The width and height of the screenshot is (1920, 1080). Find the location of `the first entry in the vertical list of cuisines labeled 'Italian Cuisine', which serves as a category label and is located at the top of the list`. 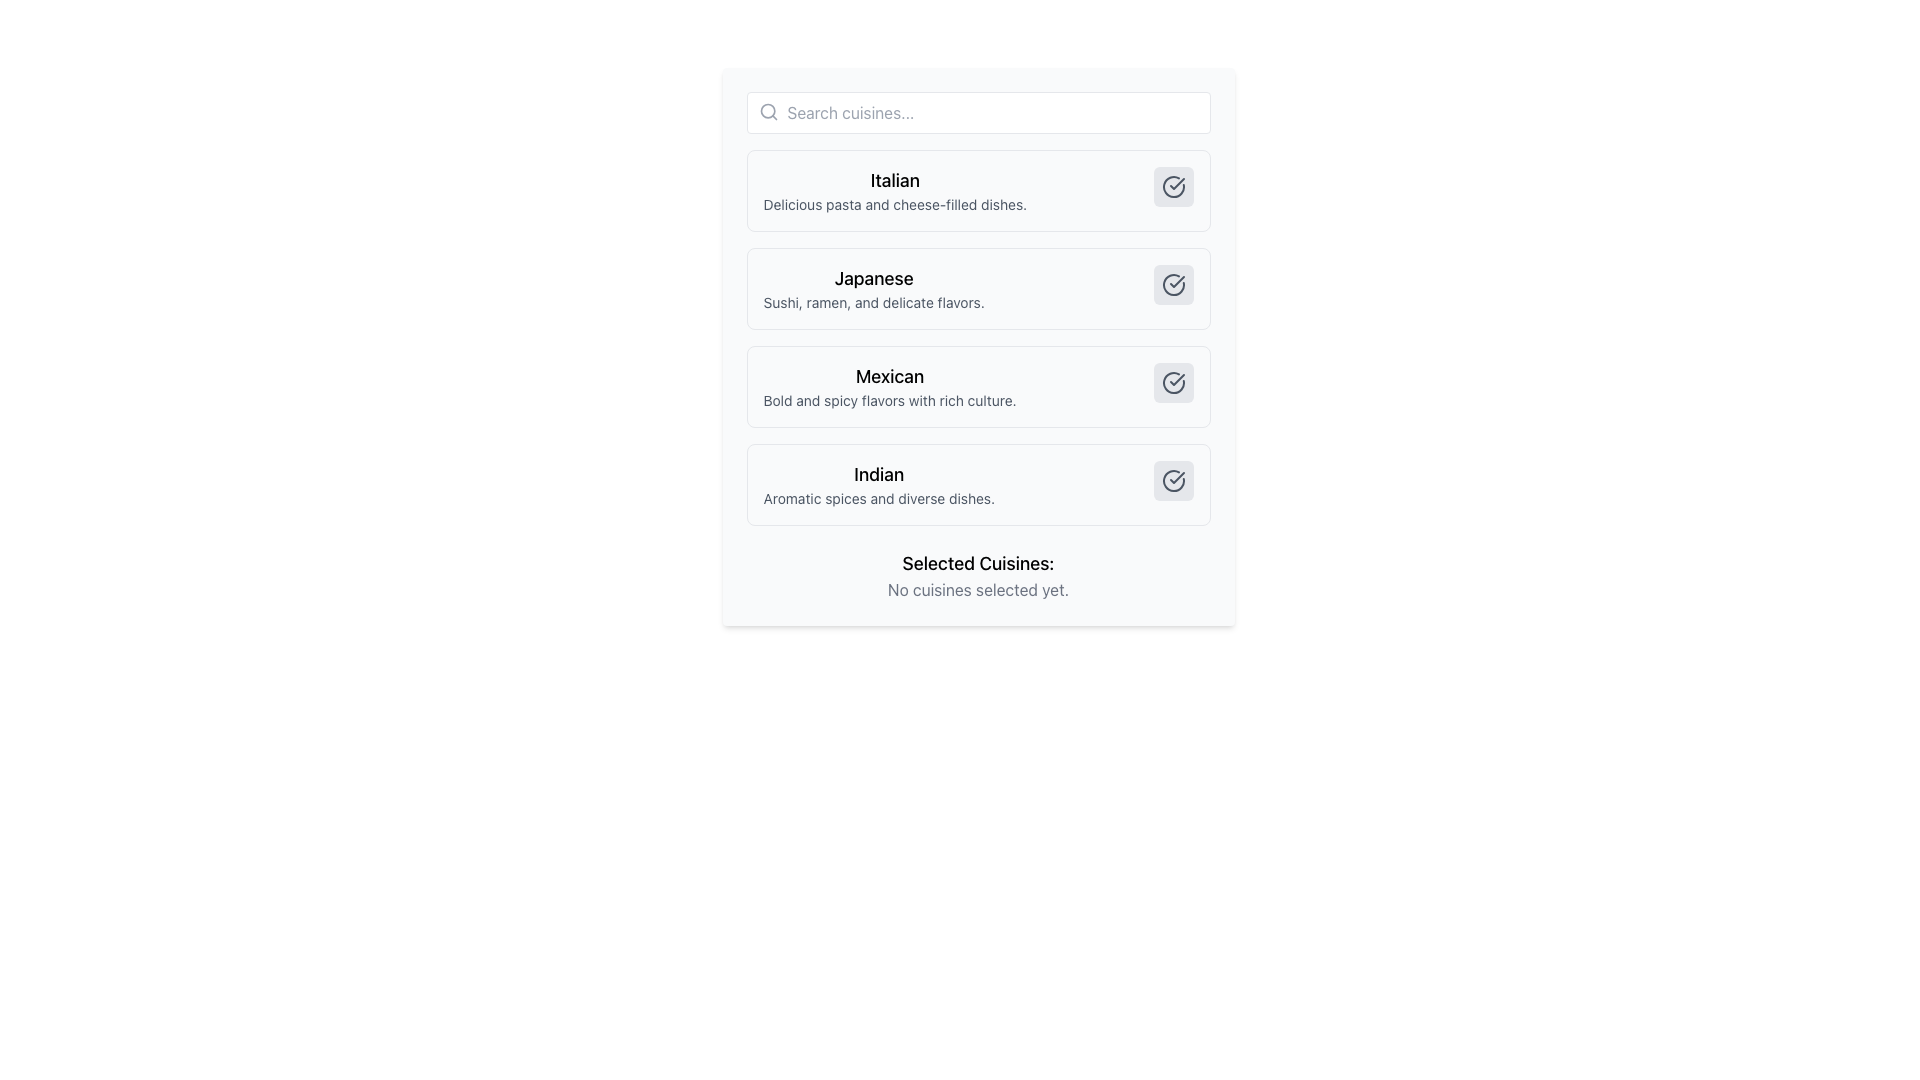

the first entry in the vertical list of cuisines labeled 'Italian Cuisine', which serves as a category label and is located at the top of the list is located at coordinates (894, 191).